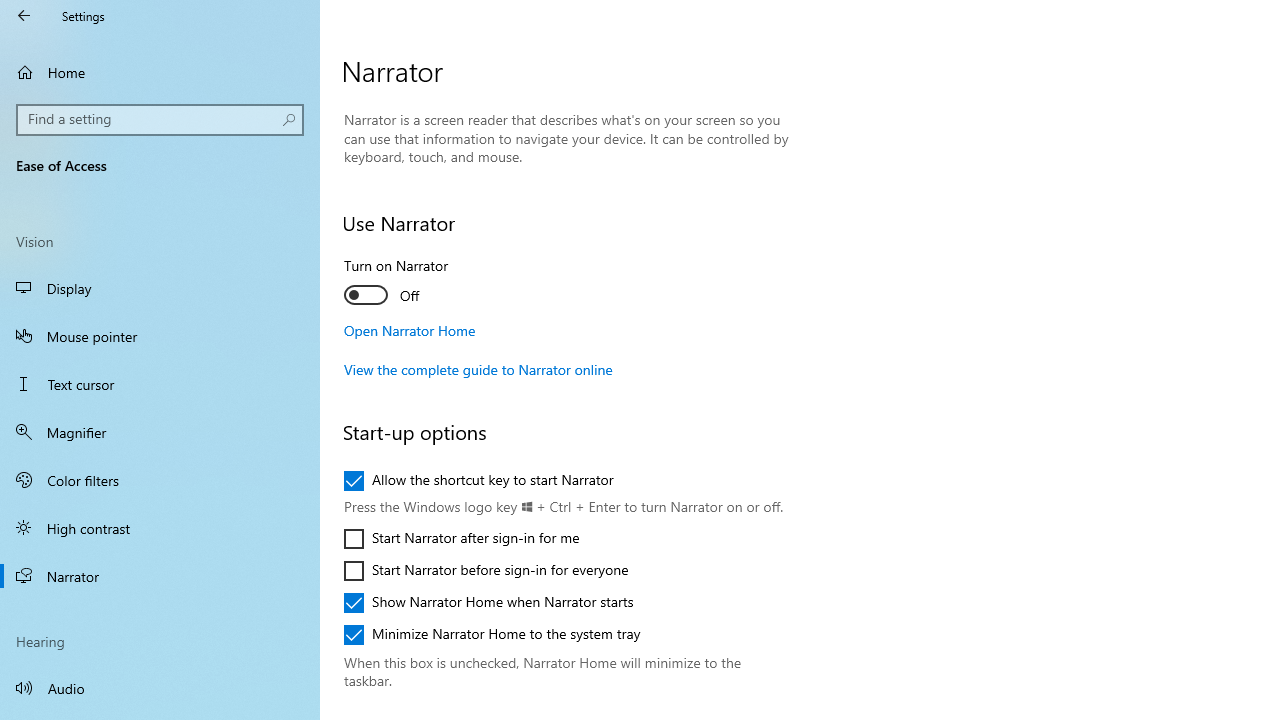 Image resolution: width=1280 pixels, height=720 pixels. Describe the element at coordinates (160, 527) in the screenshot. I see `'High contrast'` at that location.